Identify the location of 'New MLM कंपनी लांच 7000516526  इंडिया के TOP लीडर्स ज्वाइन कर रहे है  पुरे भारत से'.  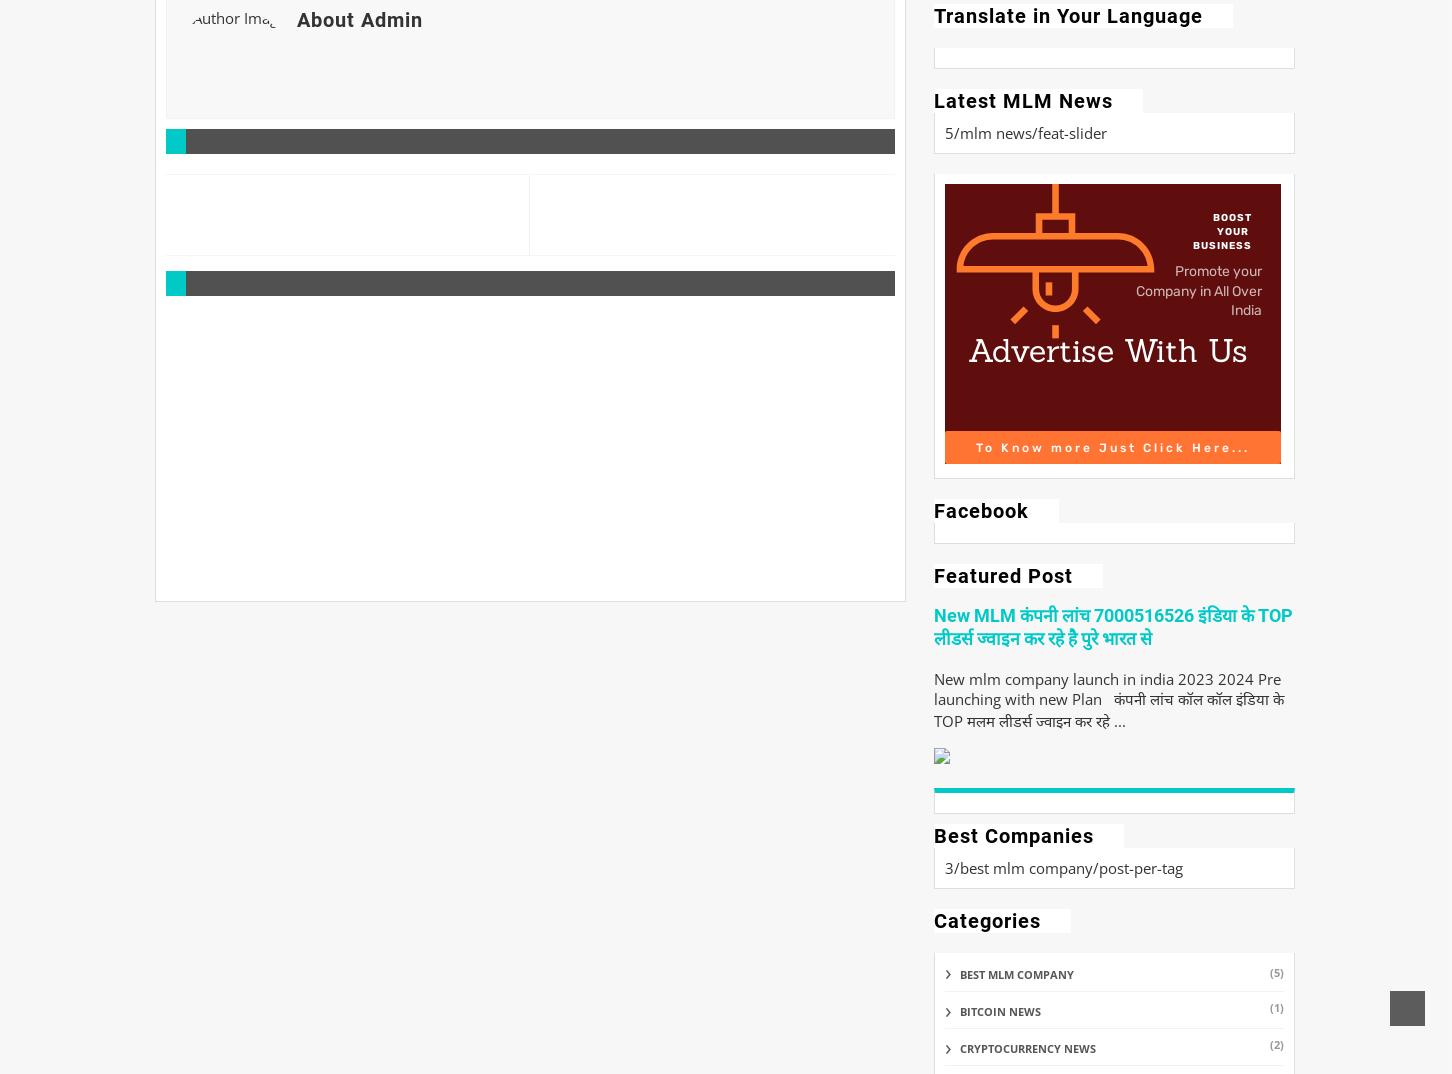
(1113, 626).